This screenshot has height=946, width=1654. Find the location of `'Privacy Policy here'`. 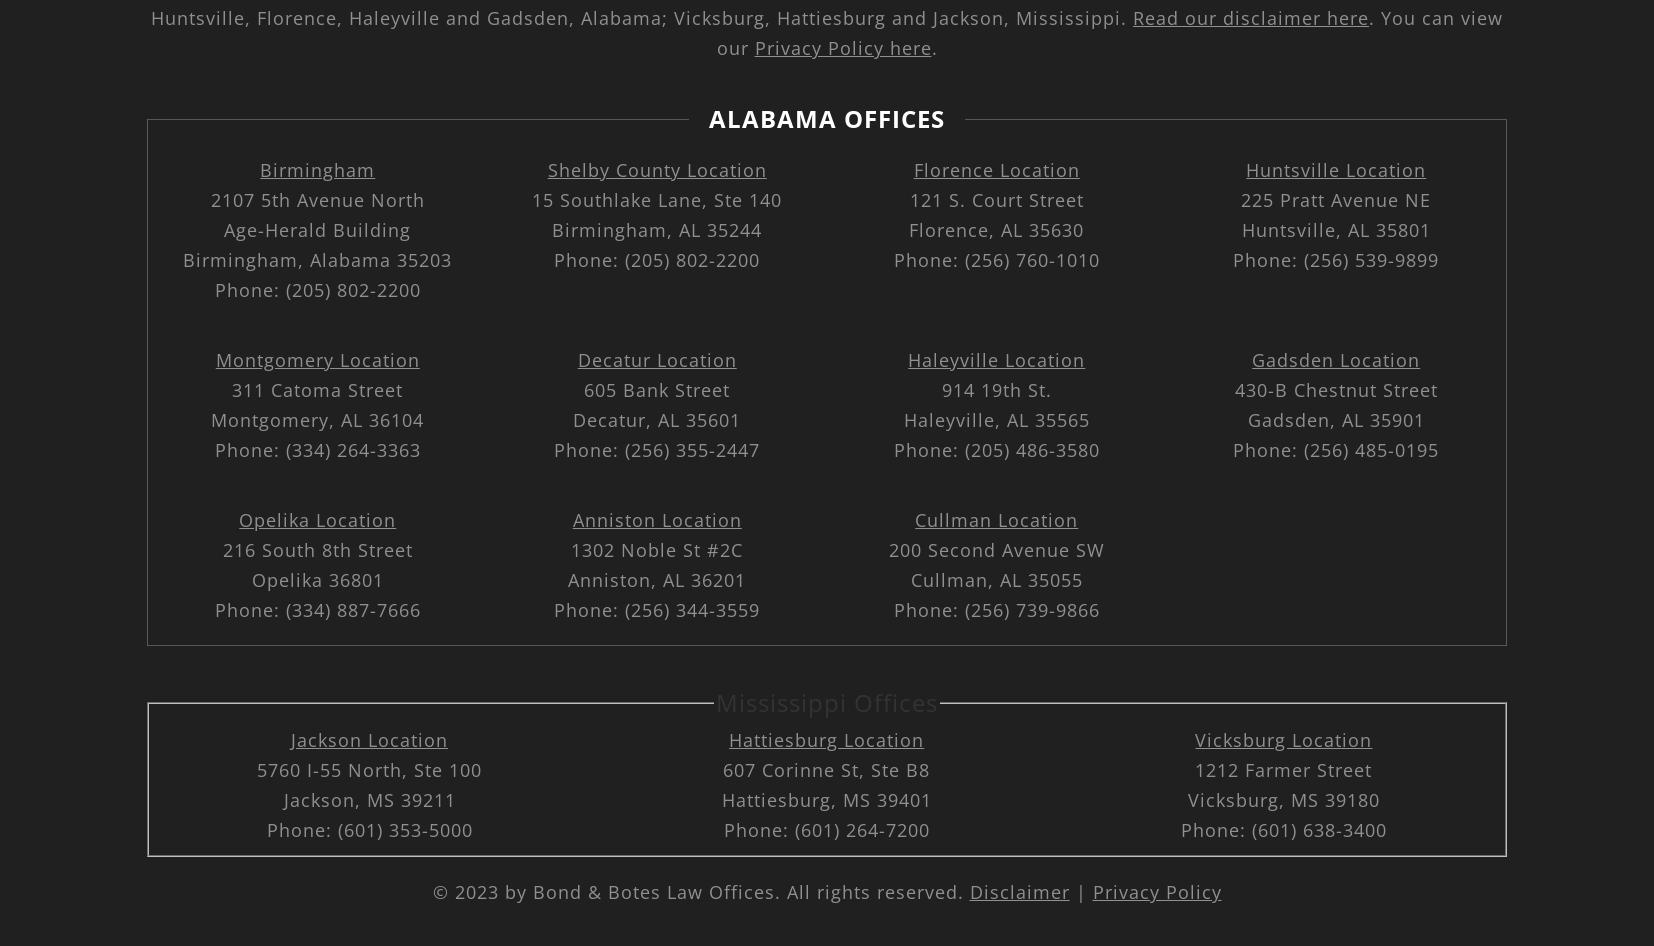

'Privacy Policy here' is located at coordinates (754, 47).